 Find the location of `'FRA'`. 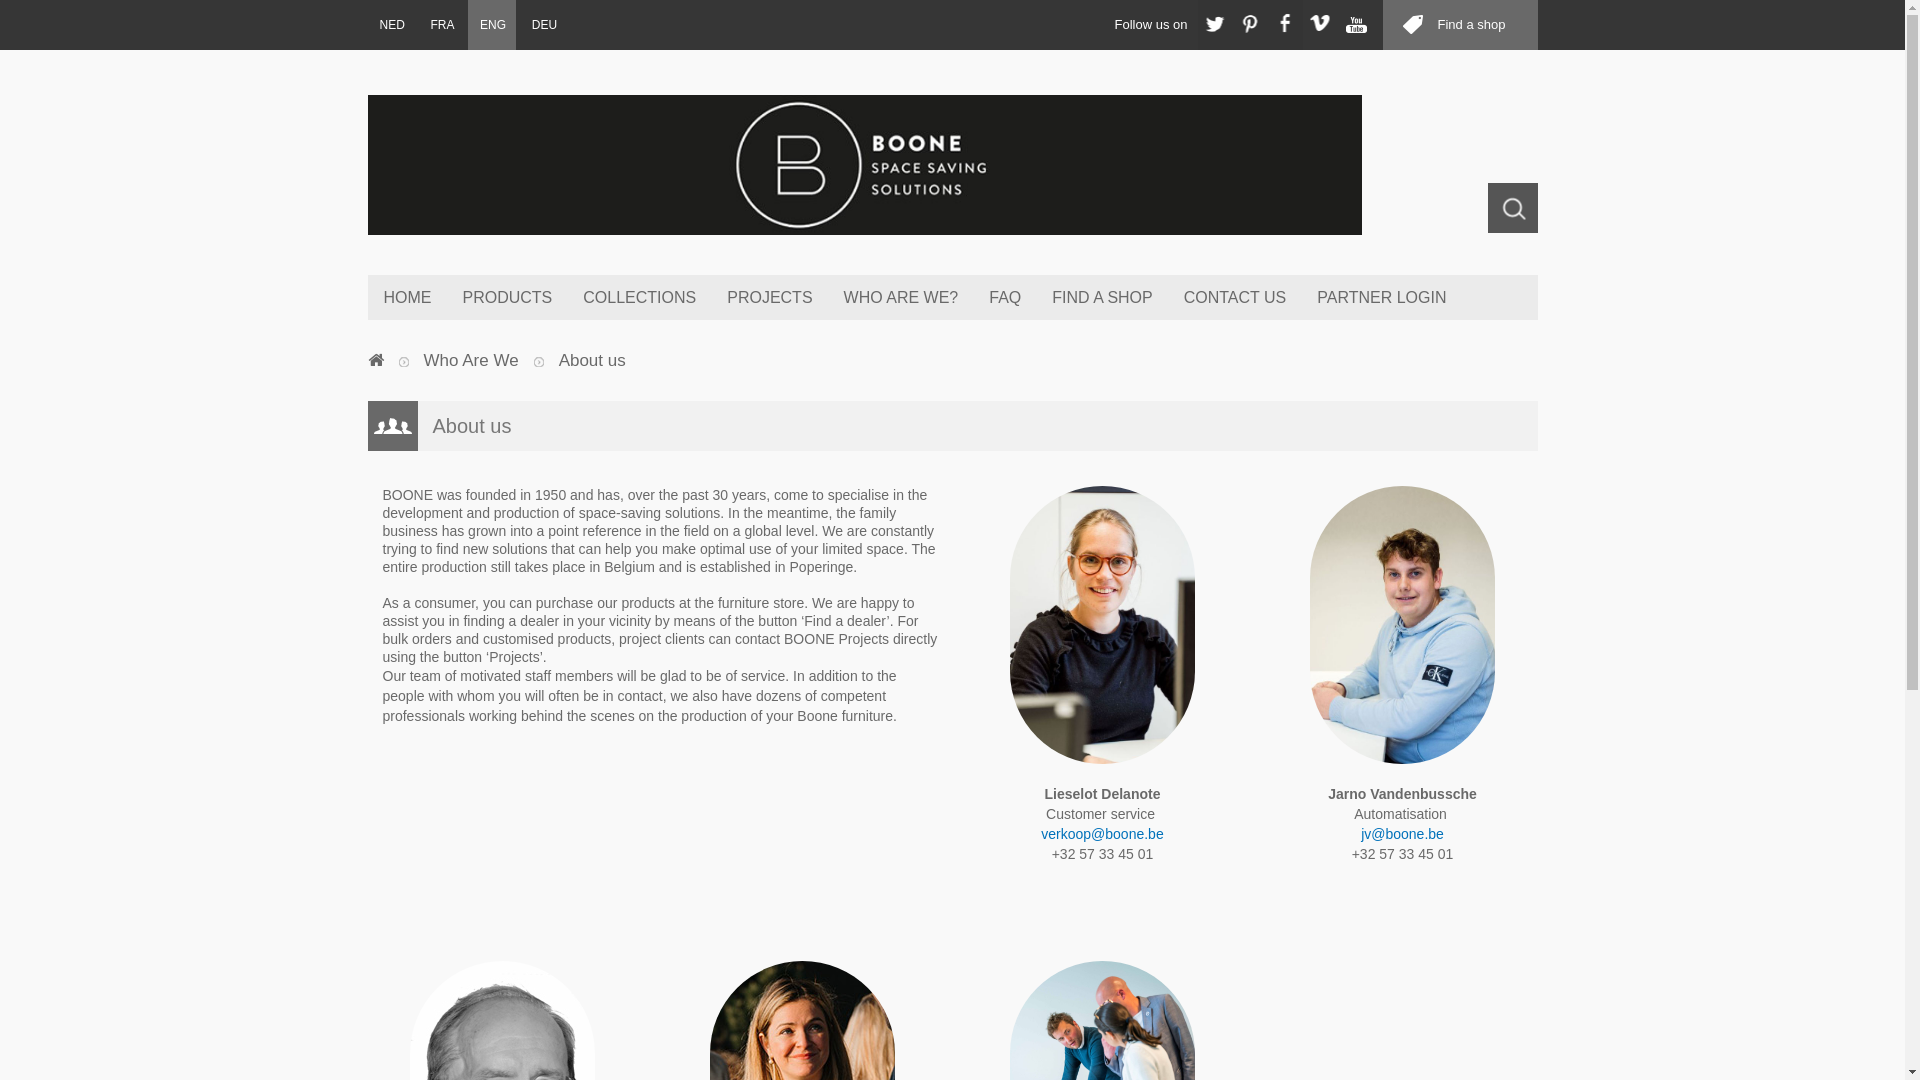

'FRA' is located at coordinates (440, 24).